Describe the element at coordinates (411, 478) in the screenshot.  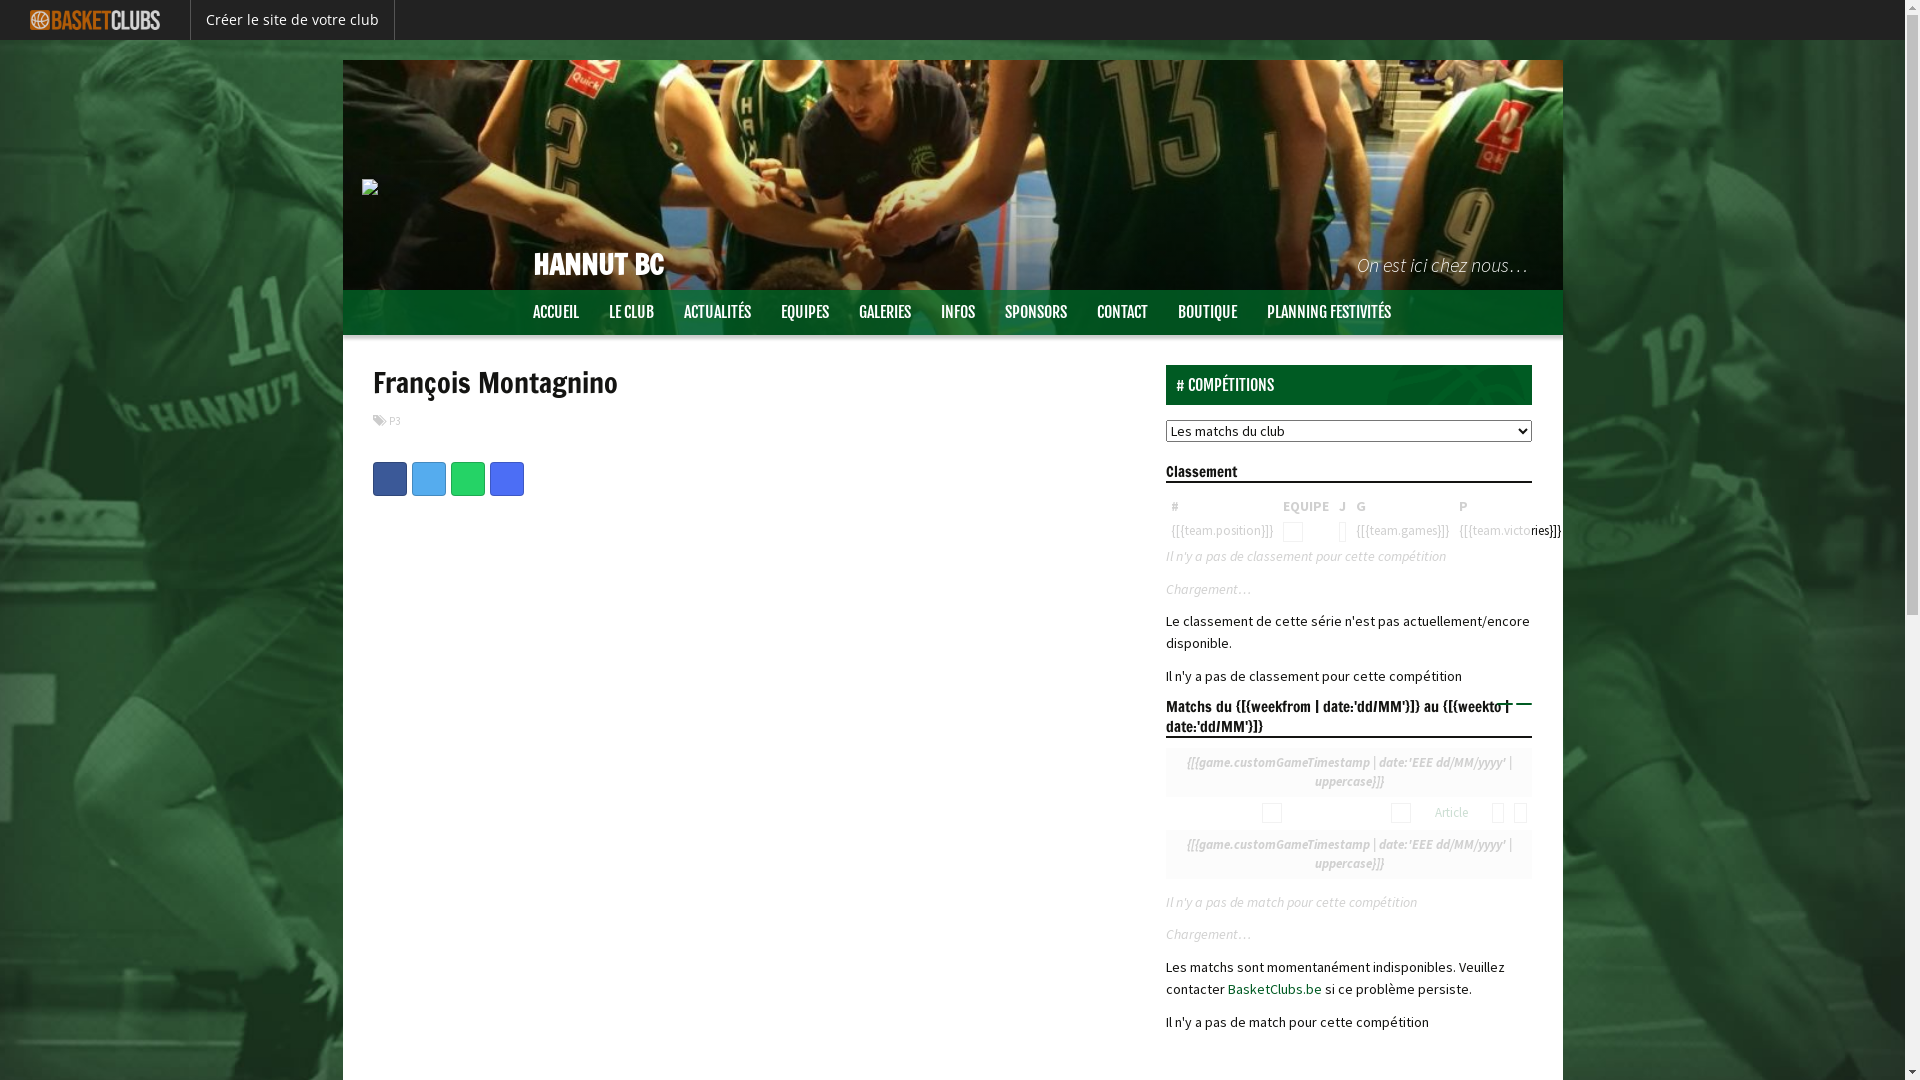
I see `'Partager sur Twitter'` at that location.